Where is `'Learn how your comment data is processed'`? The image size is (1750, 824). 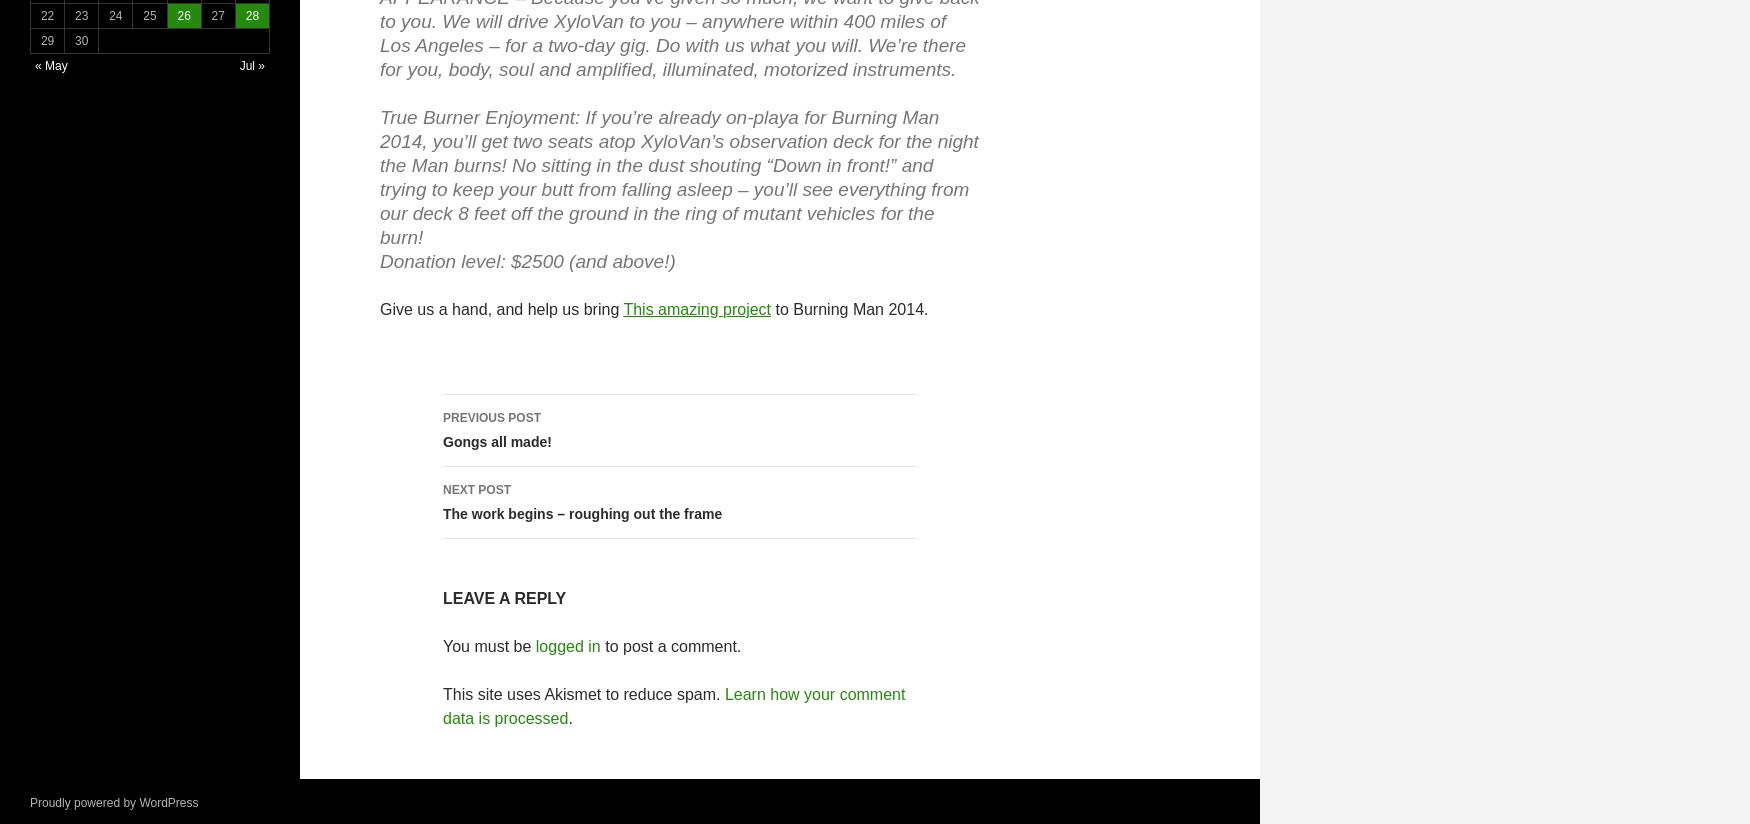
'Learn how your comment data is processed' is located at coordinates (672, 705).